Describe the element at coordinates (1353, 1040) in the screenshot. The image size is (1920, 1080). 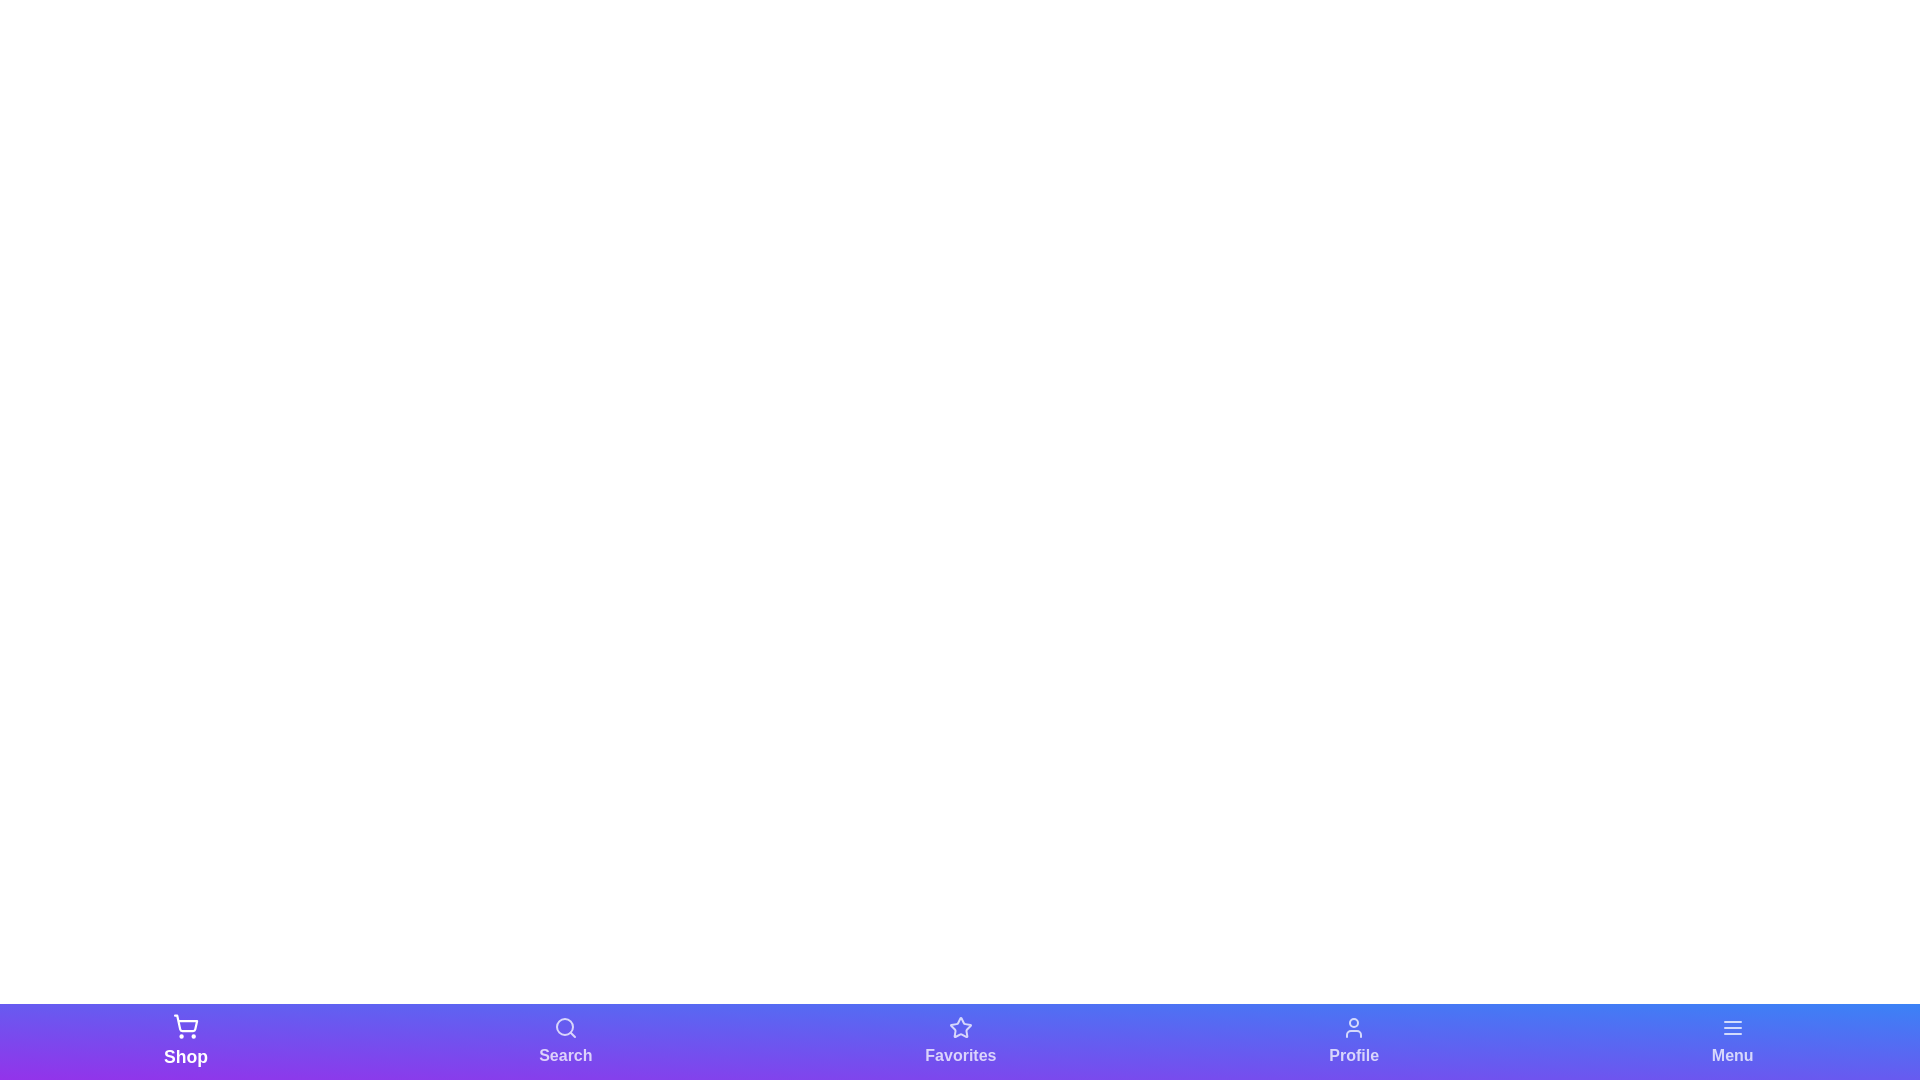
I see `the Profile tab in the bottom navigation bar` at that location.